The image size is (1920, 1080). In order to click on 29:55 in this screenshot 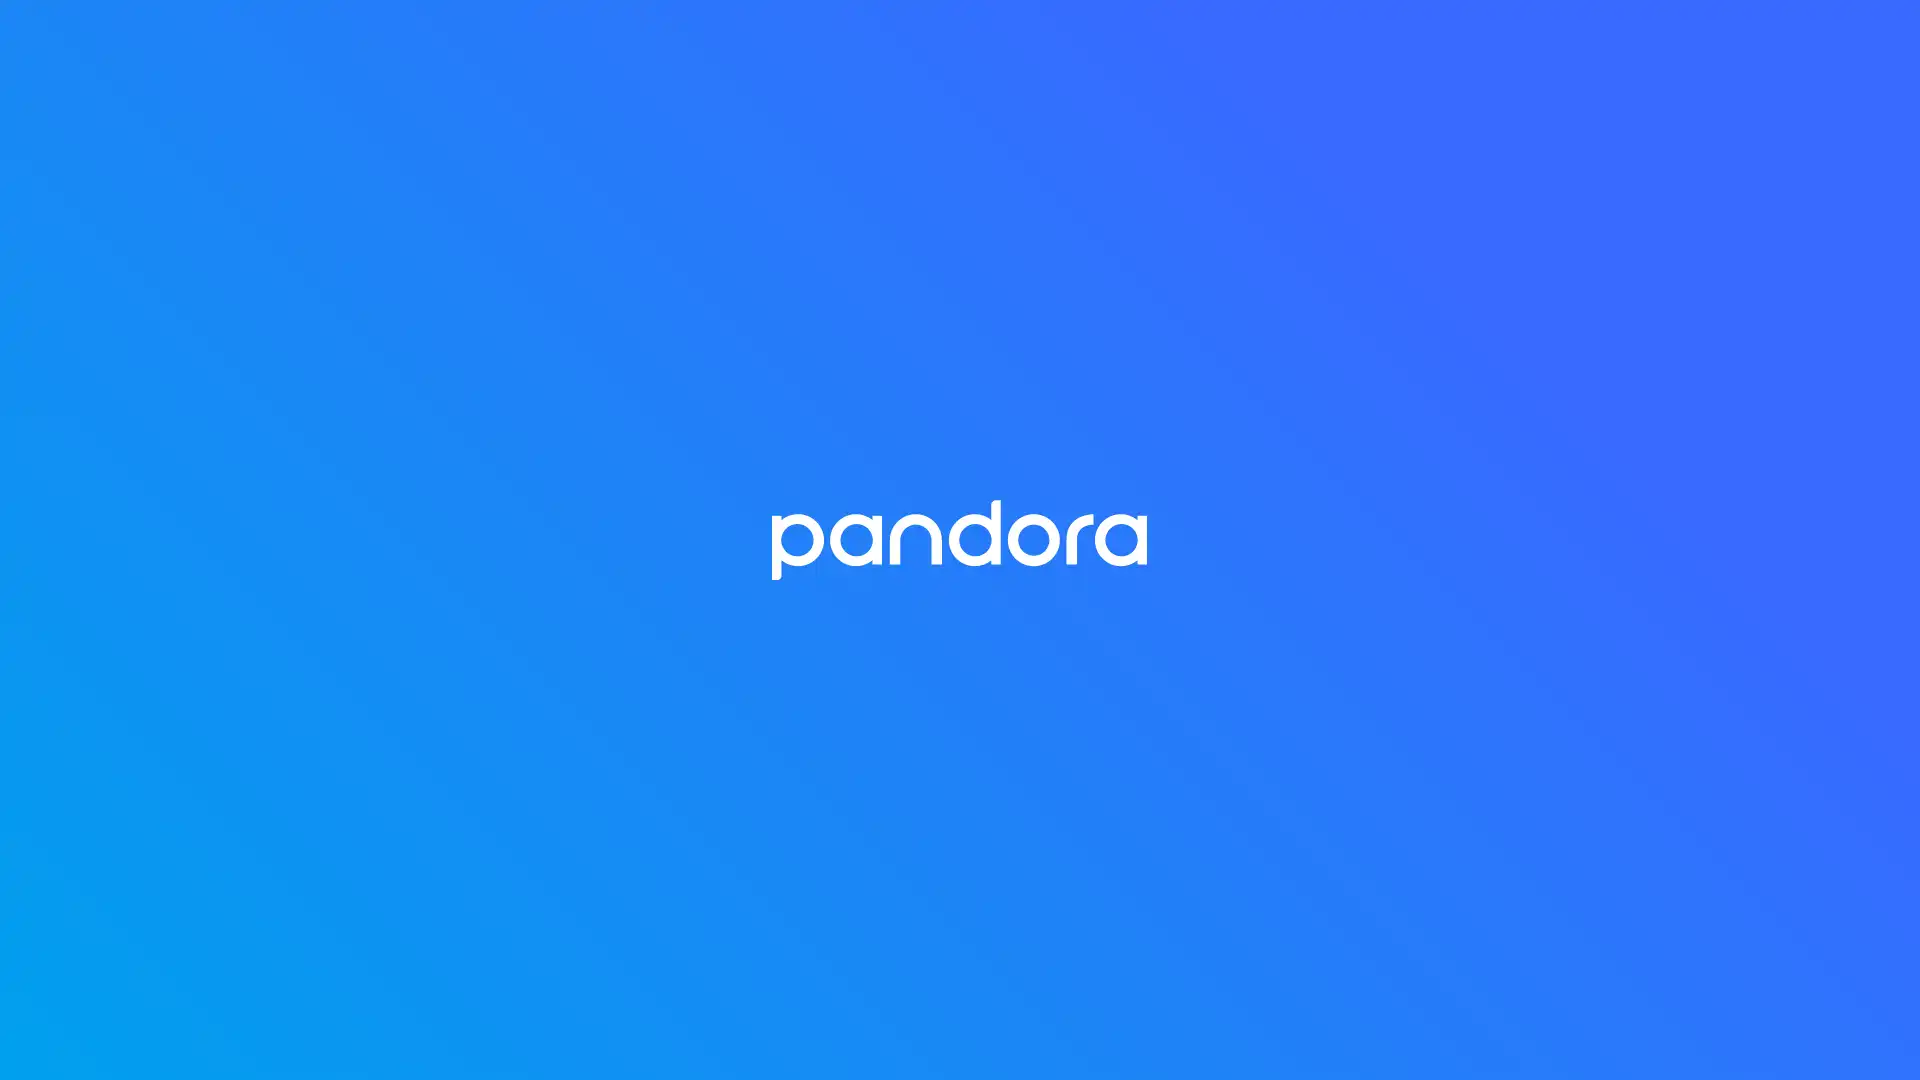, I will do `click(1656, 546)`.